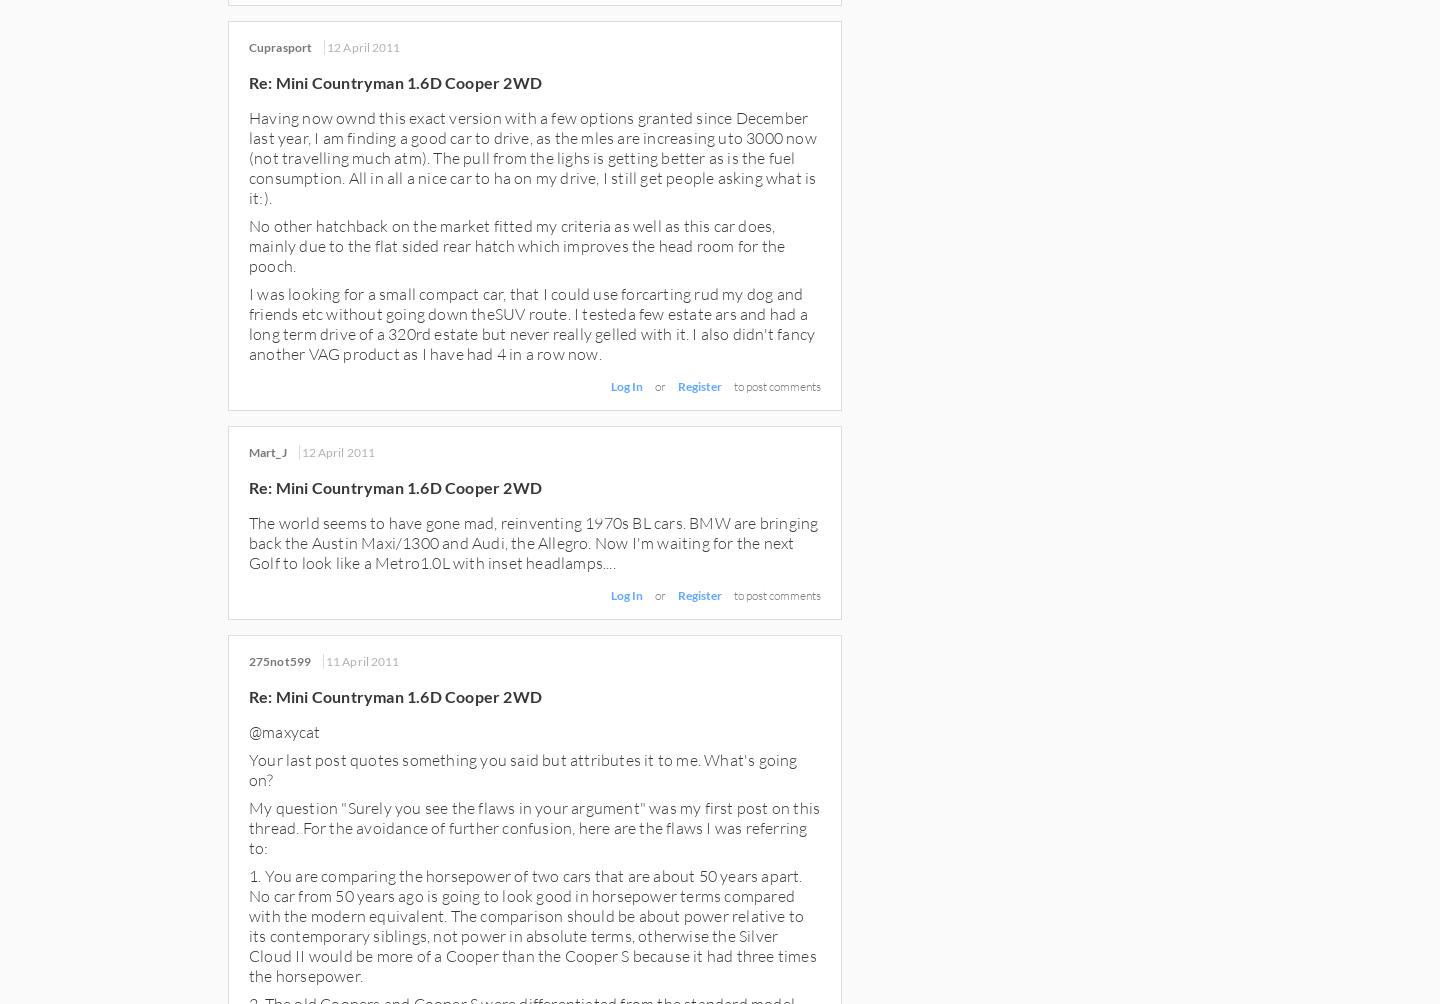  I want to click on 'No other hatchback on the market fitted my criteria as well as this car does, mainly due to the flat sided rear hatch which improves the head room for the pooch.', so click(515, 244).